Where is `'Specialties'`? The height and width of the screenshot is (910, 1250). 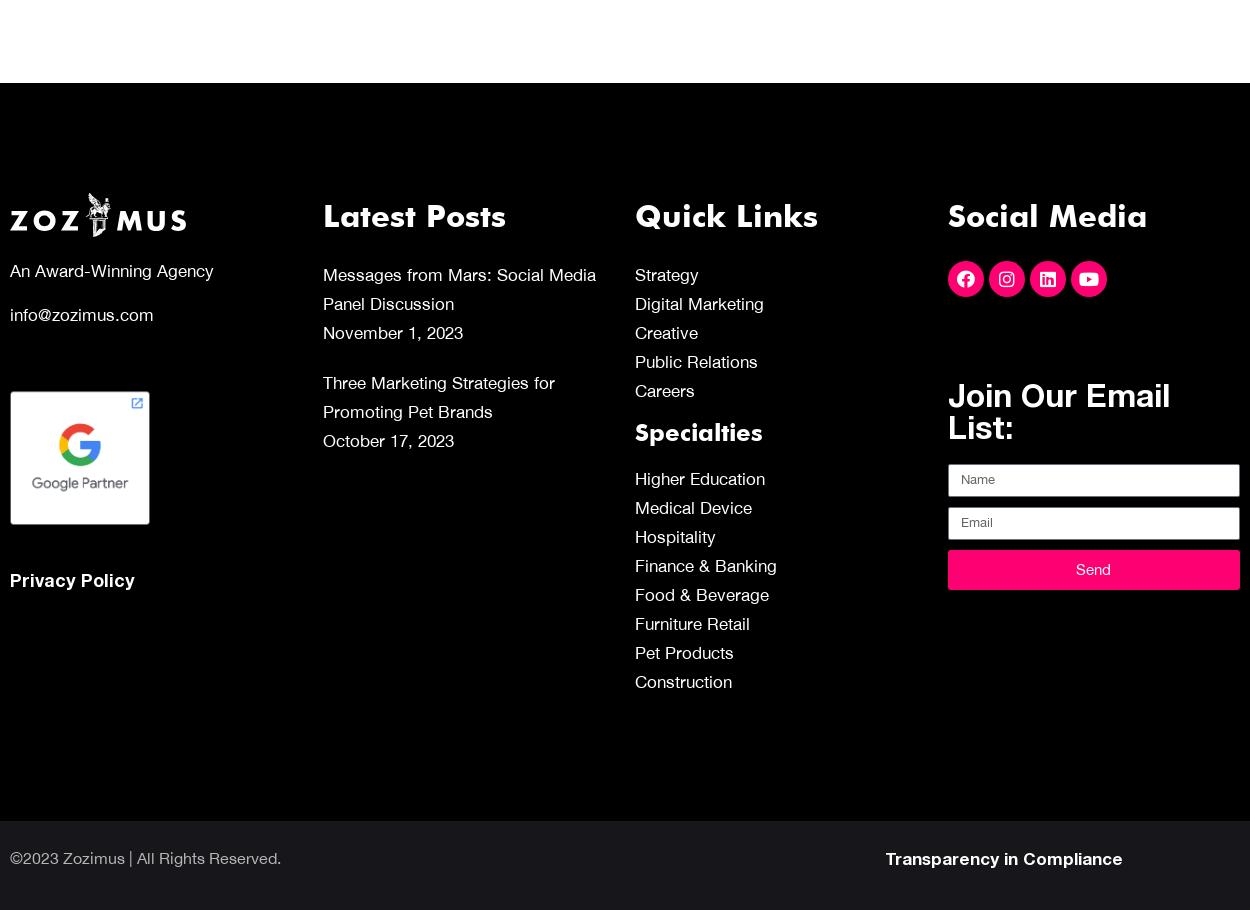
'Specialties' is located at coordinates (705, 433).